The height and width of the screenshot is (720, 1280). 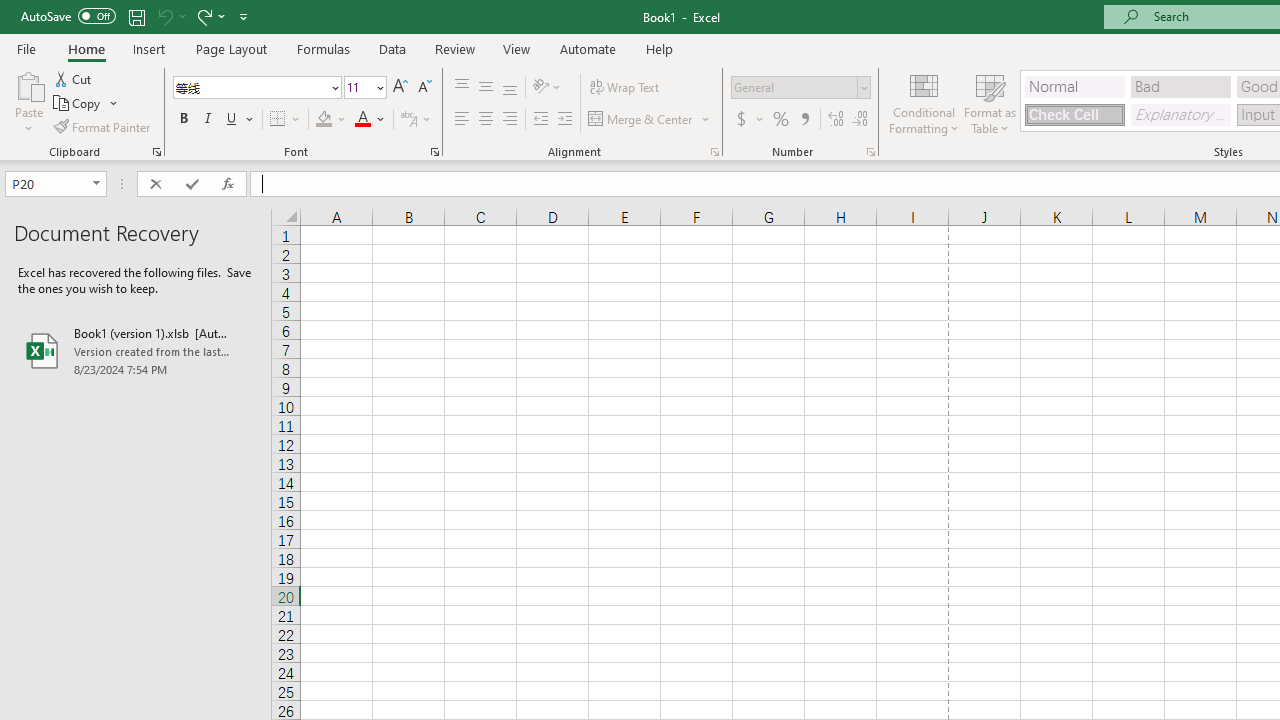 What do you see at coordinates (323, 48) in the screenshot?
I see `'Formulas'` at bounding box center [323, 48].